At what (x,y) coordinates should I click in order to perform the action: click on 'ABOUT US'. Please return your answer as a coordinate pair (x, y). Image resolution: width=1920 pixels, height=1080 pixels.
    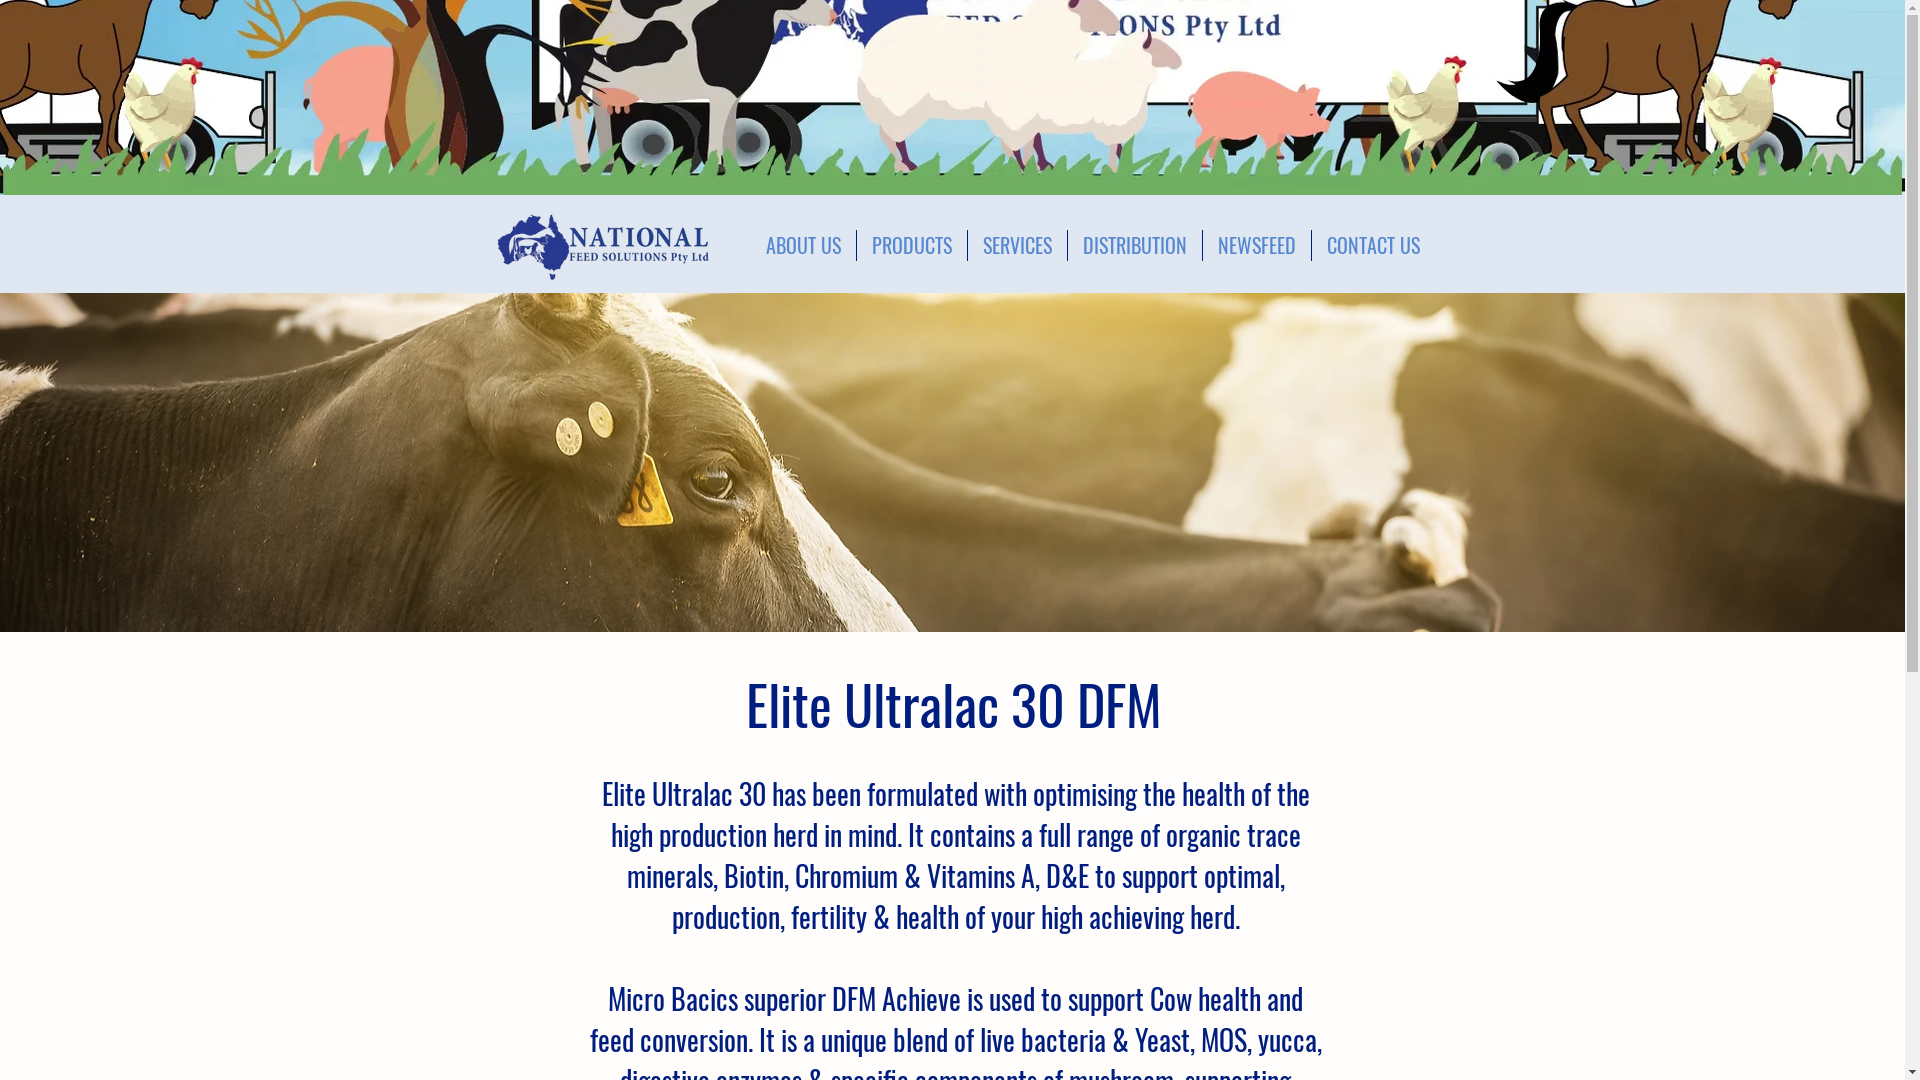
    Looking at the image, I should click on (803, 244).